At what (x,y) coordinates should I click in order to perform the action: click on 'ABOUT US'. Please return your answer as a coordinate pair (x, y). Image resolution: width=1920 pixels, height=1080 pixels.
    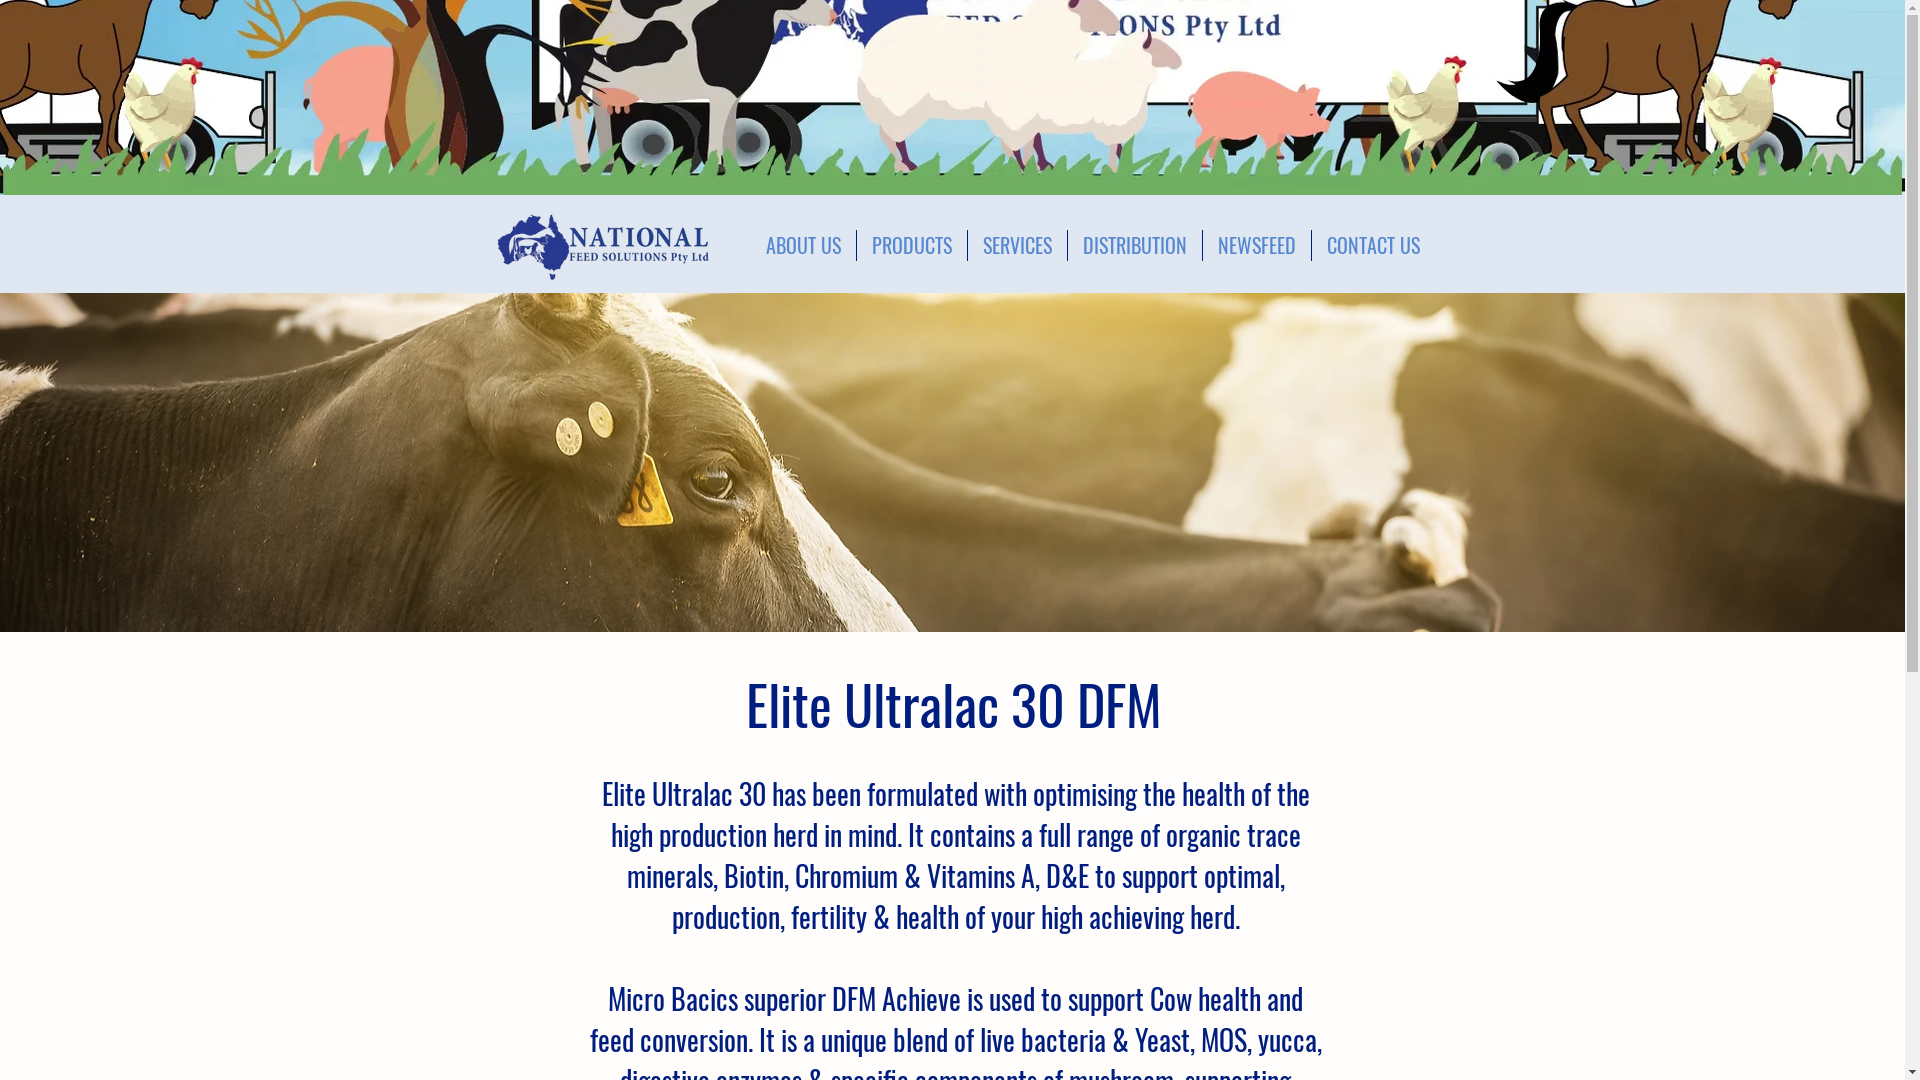
    Looking at the image, I should click on (803, 244).